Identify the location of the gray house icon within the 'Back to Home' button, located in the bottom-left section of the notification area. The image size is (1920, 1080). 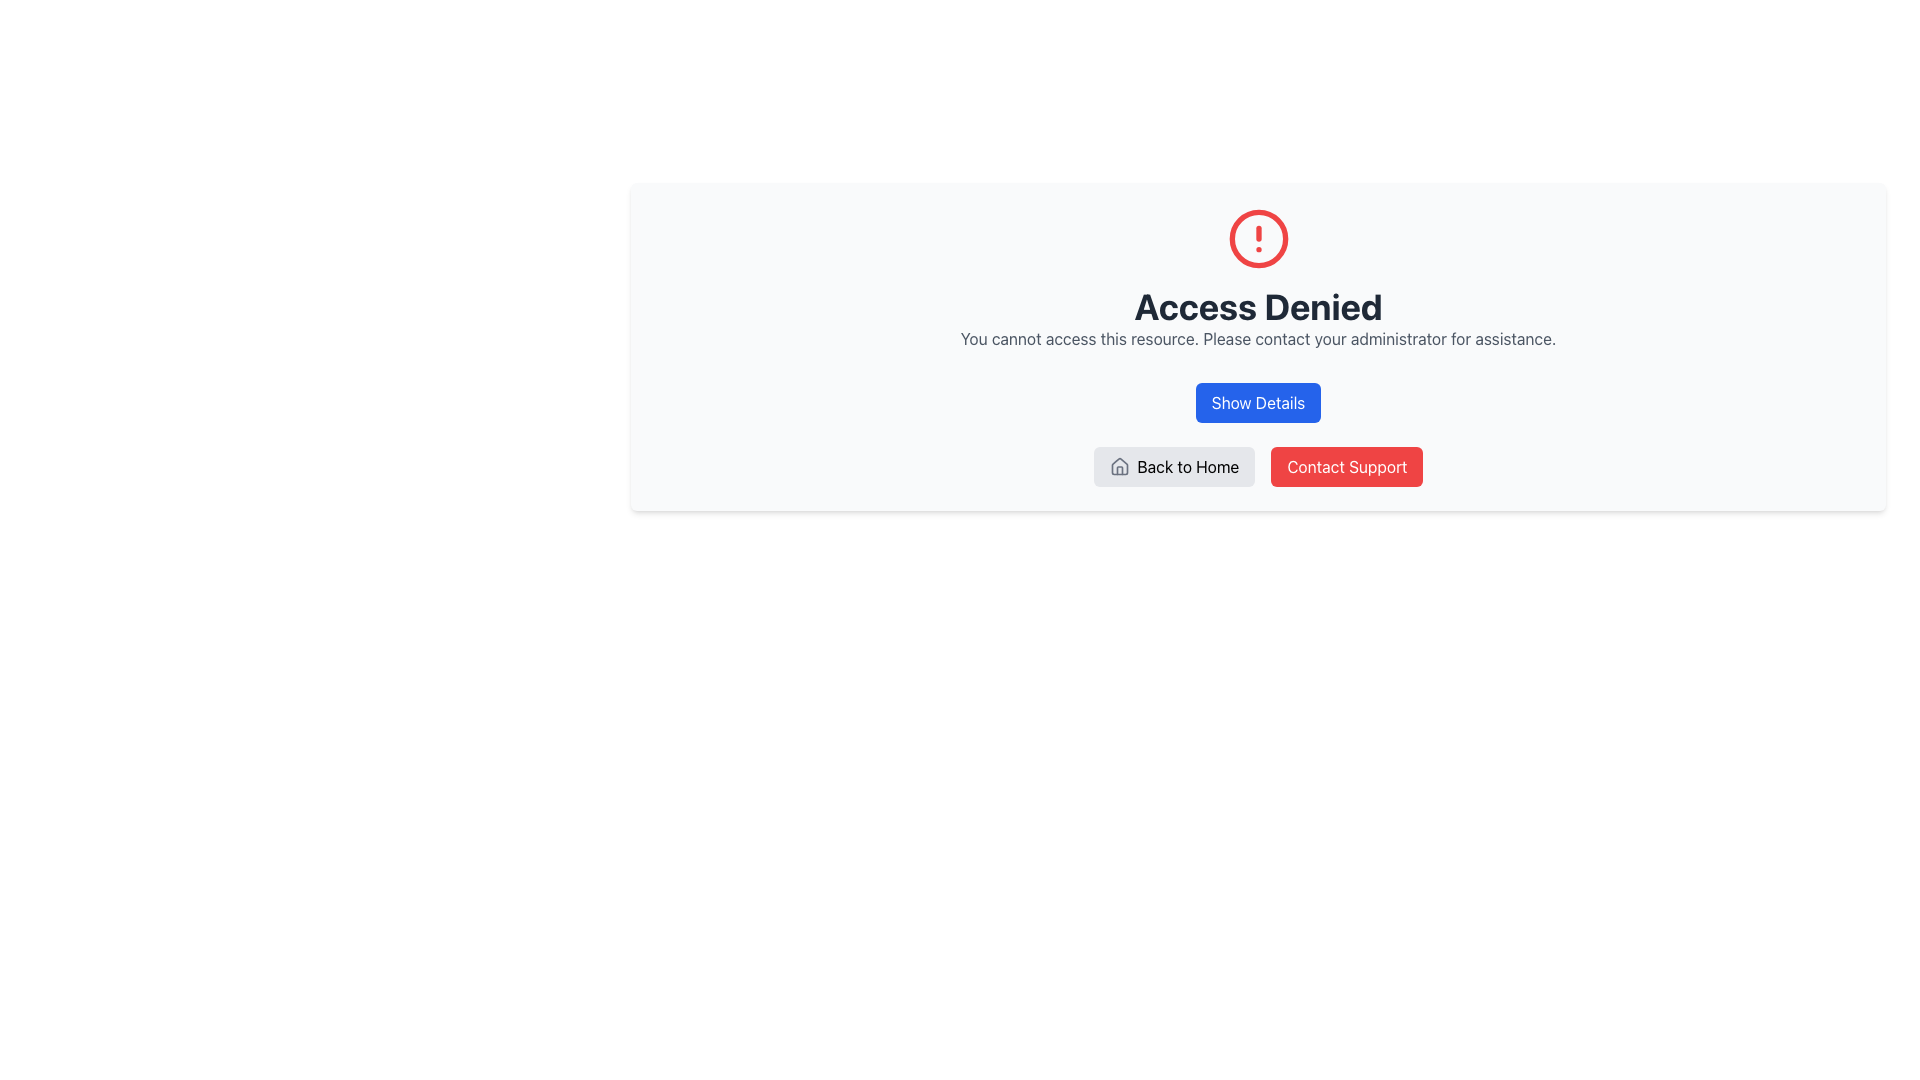
(1118, 466).